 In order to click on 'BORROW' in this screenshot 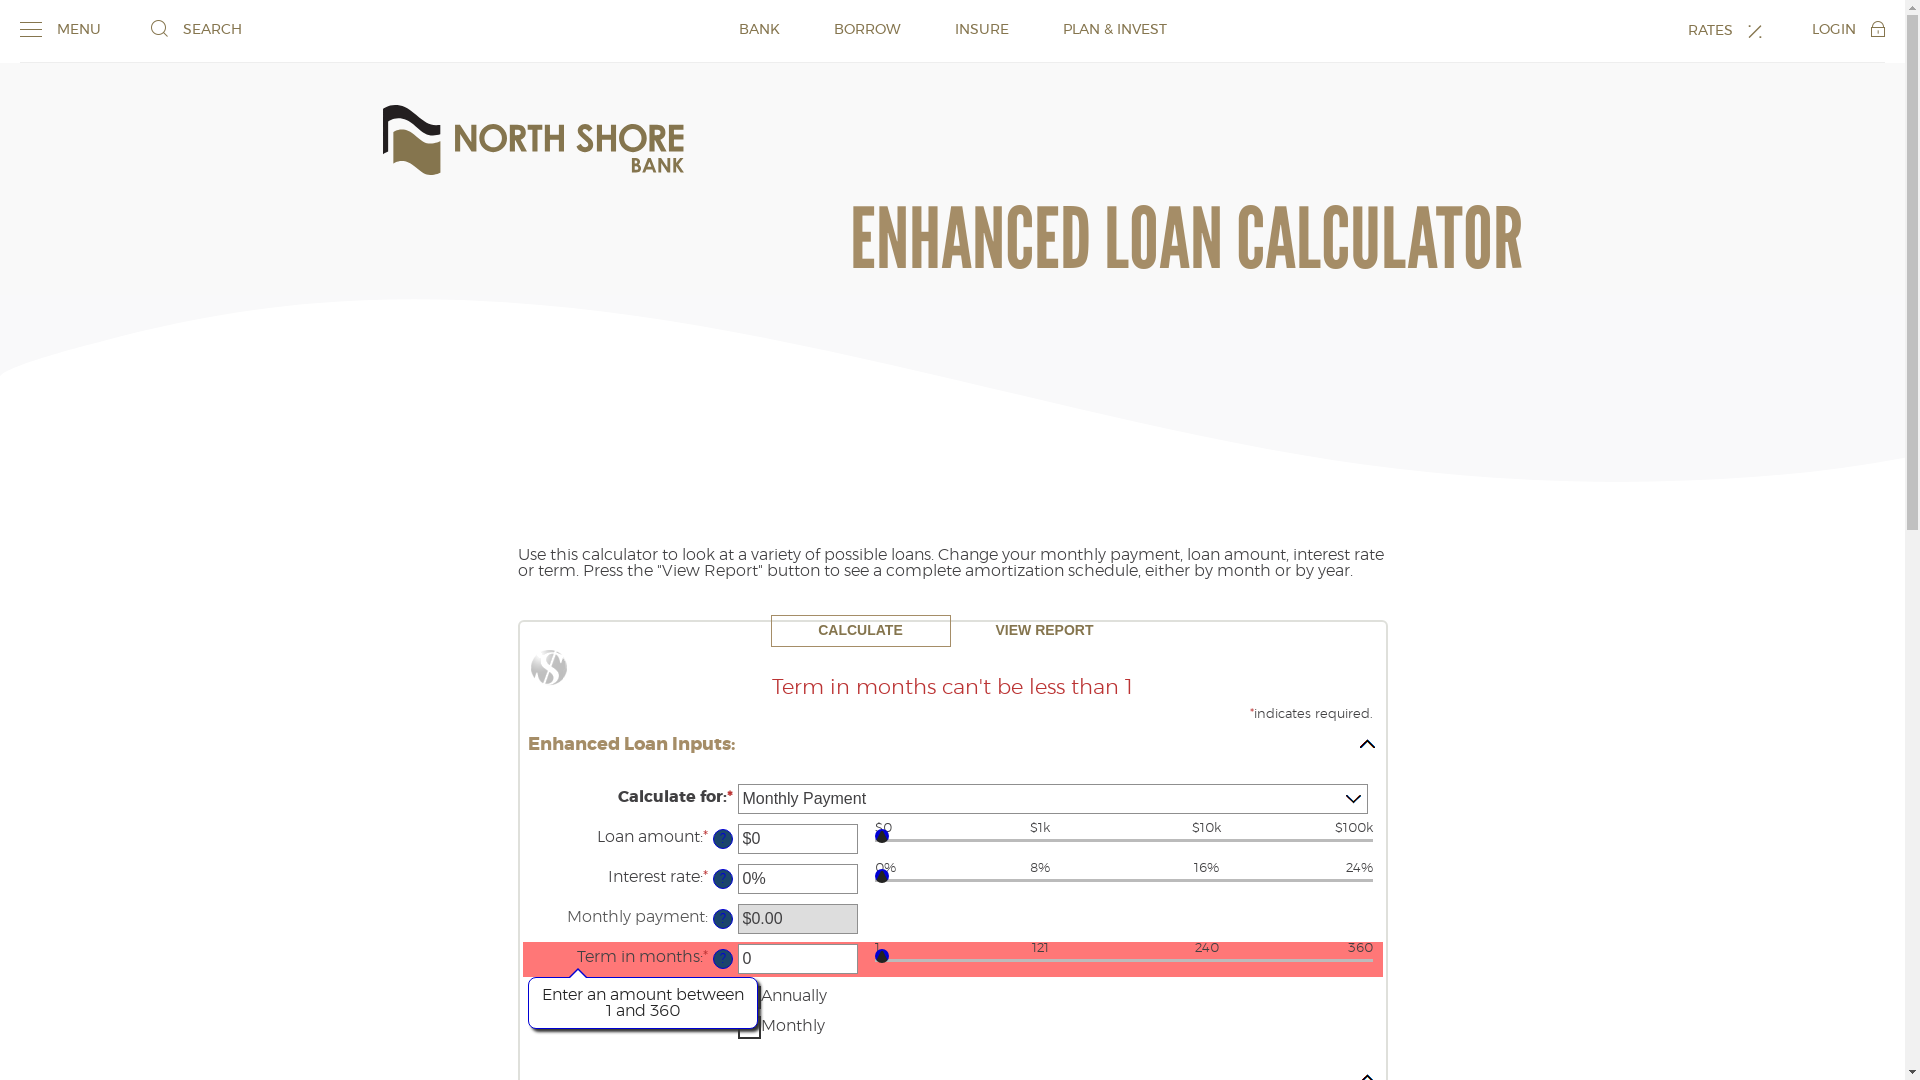, I will do `click(867, 30)`.